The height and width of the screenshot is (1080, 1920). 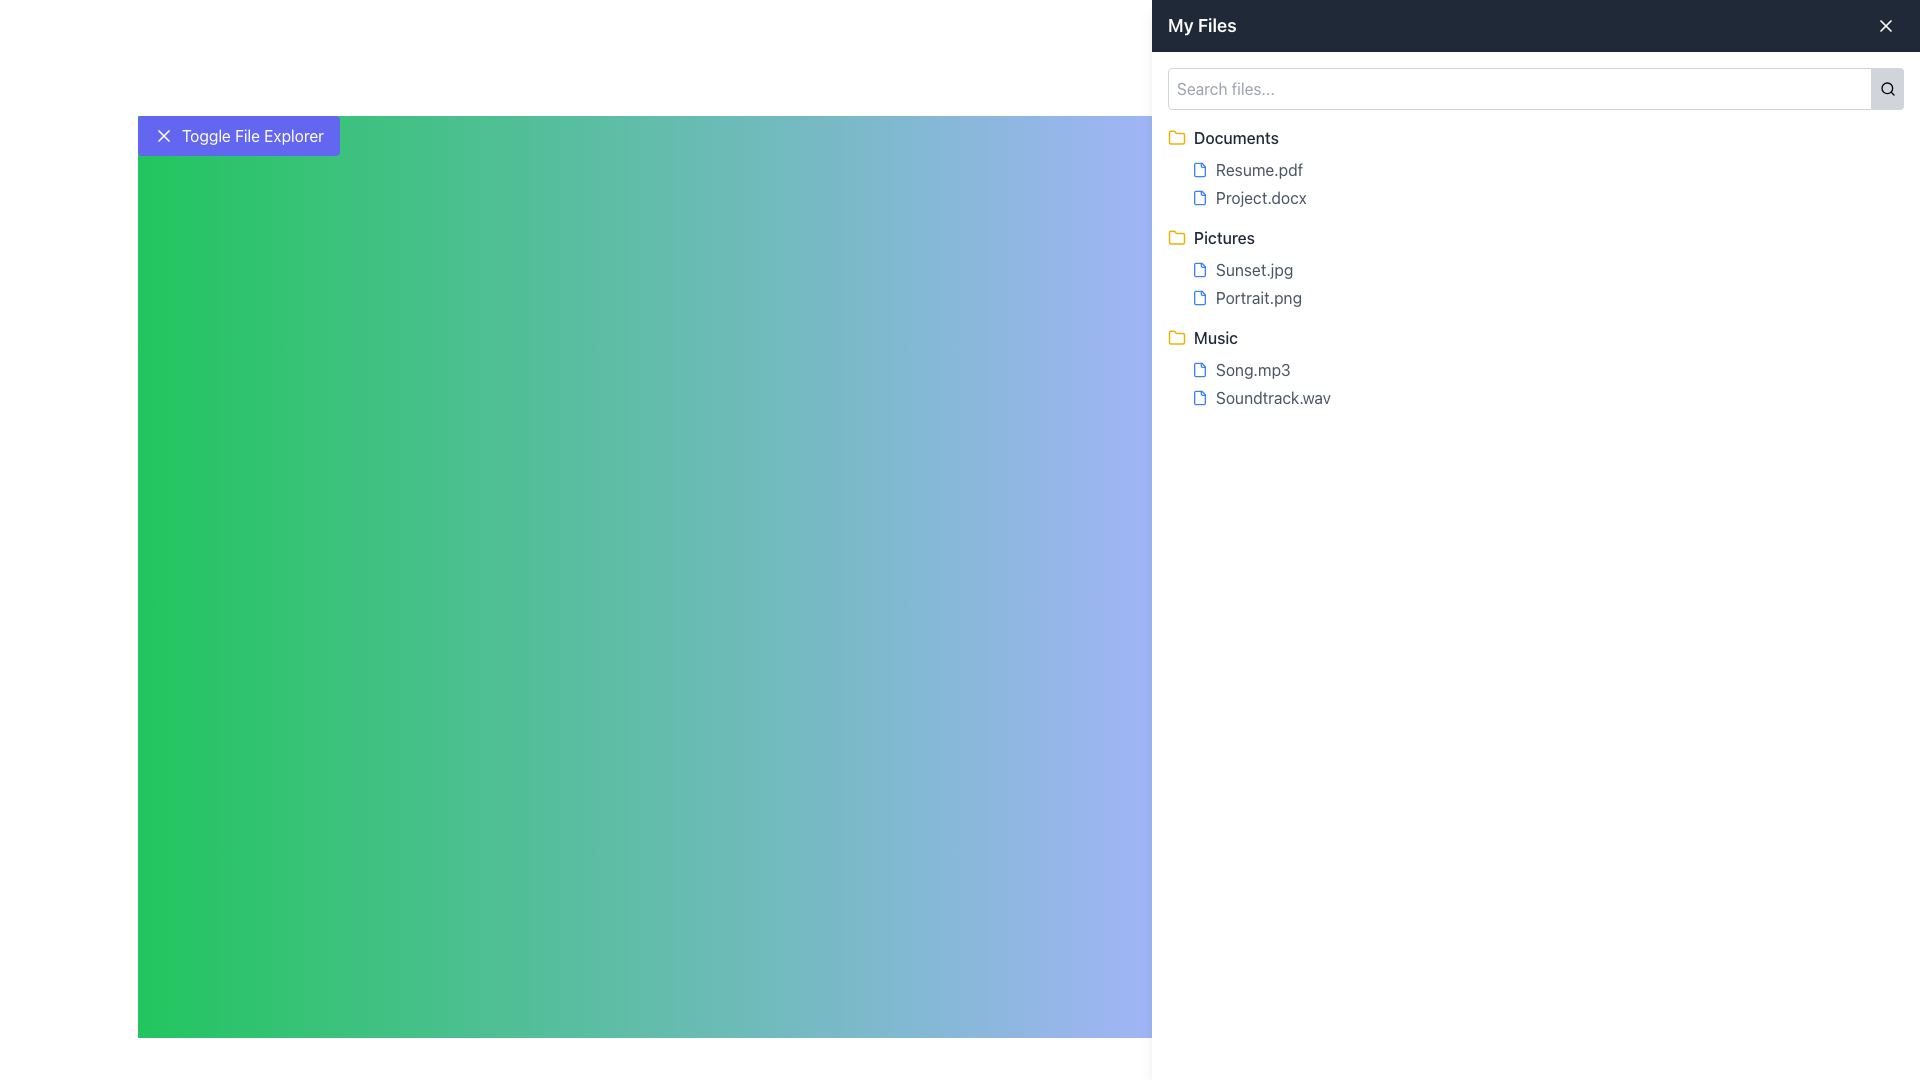 What do you see at coordinates (1200, 397) in the screenshot?
I see `the Soundtrack.wav file icon located in the Music folder` at bounding box center [1200, 397].